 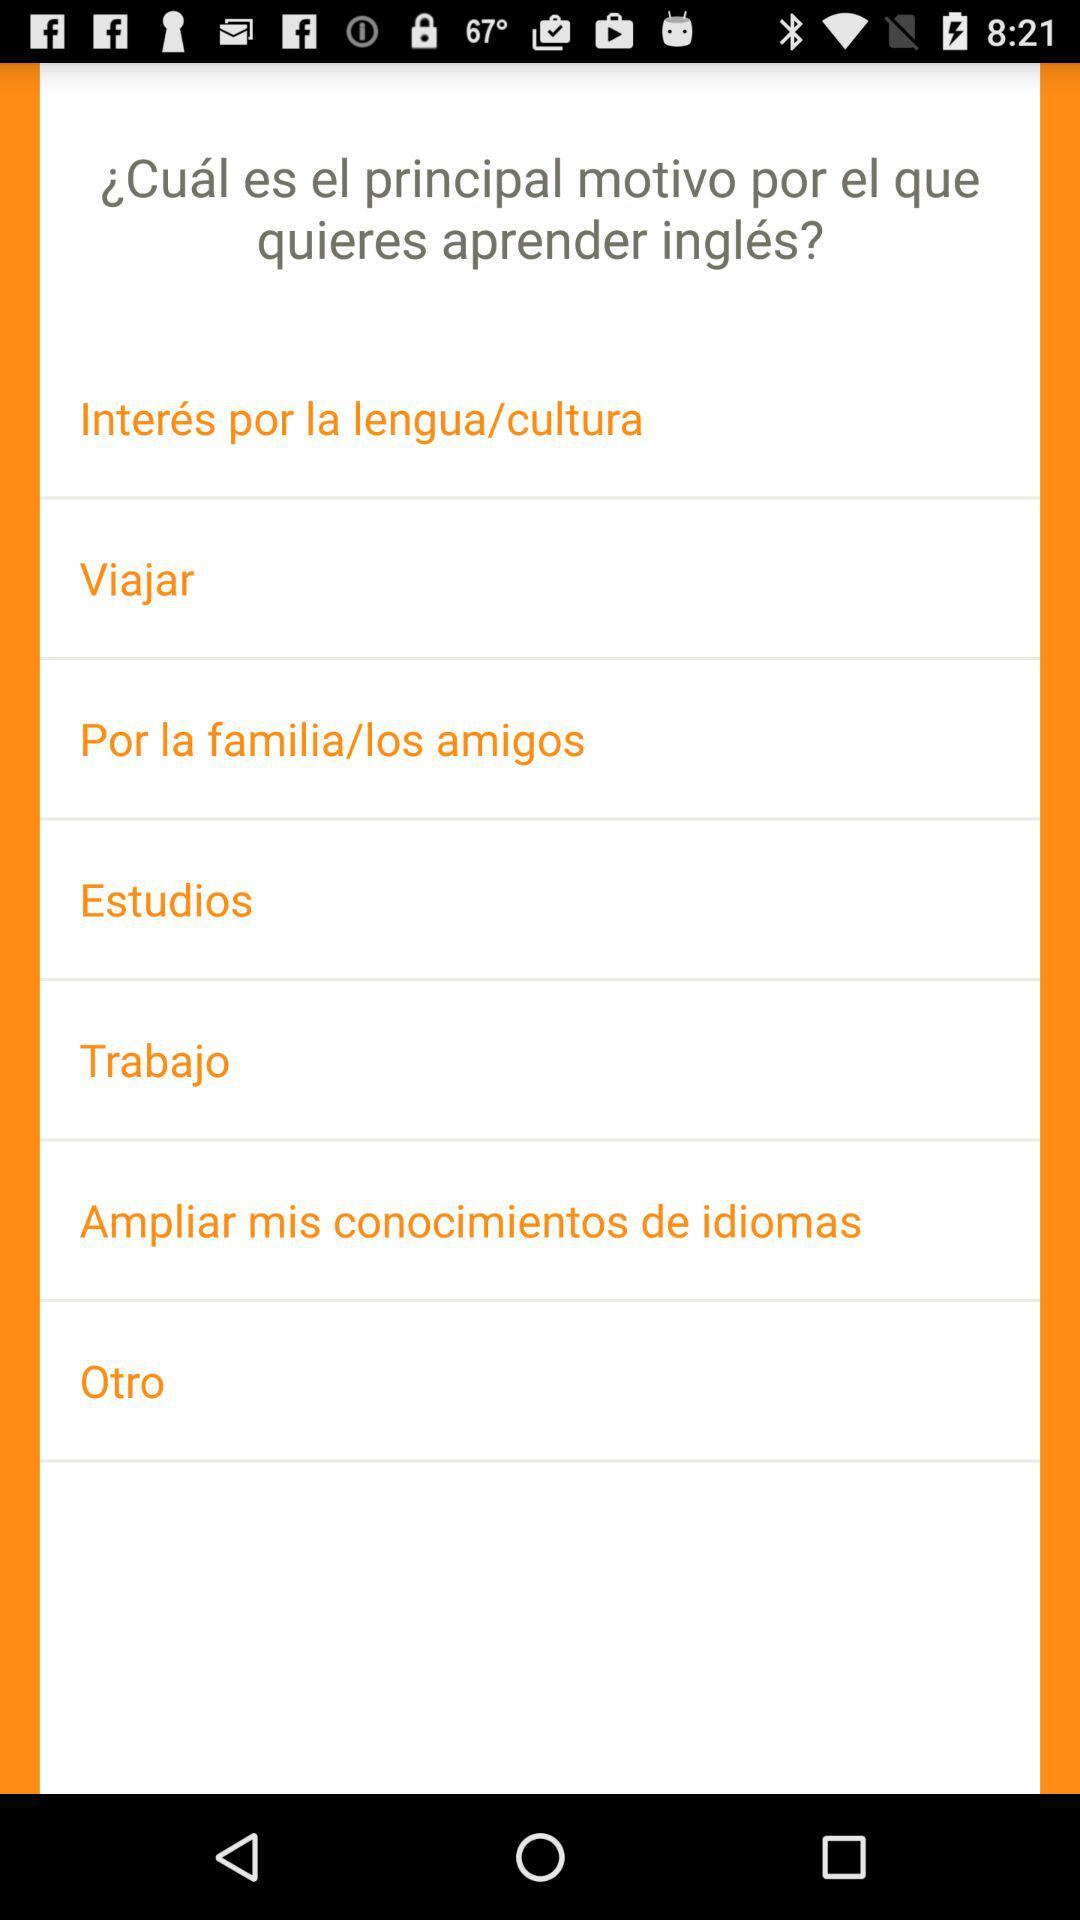 What do you see at coordinates (540, 898) in the screenshot?
I see `the item below por la familia icon` at bounding box center [540, 898].